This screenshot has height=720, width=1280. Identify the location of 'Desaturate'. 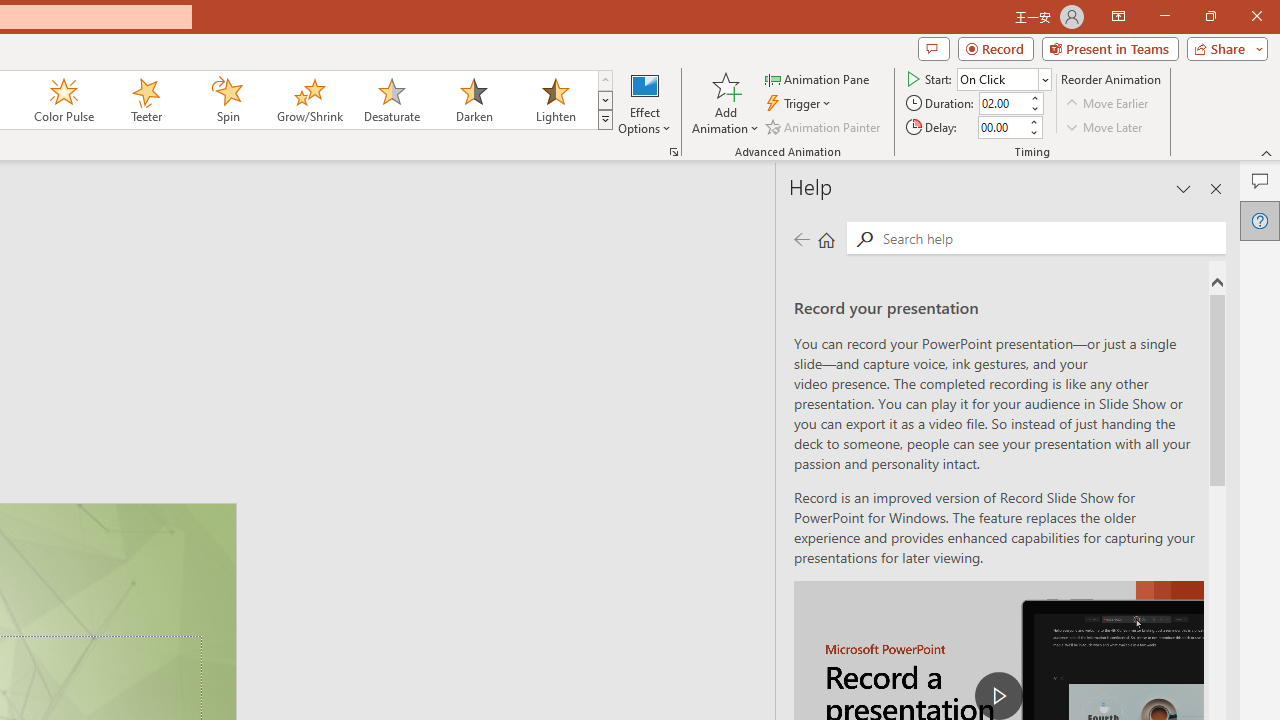
(391, 100).